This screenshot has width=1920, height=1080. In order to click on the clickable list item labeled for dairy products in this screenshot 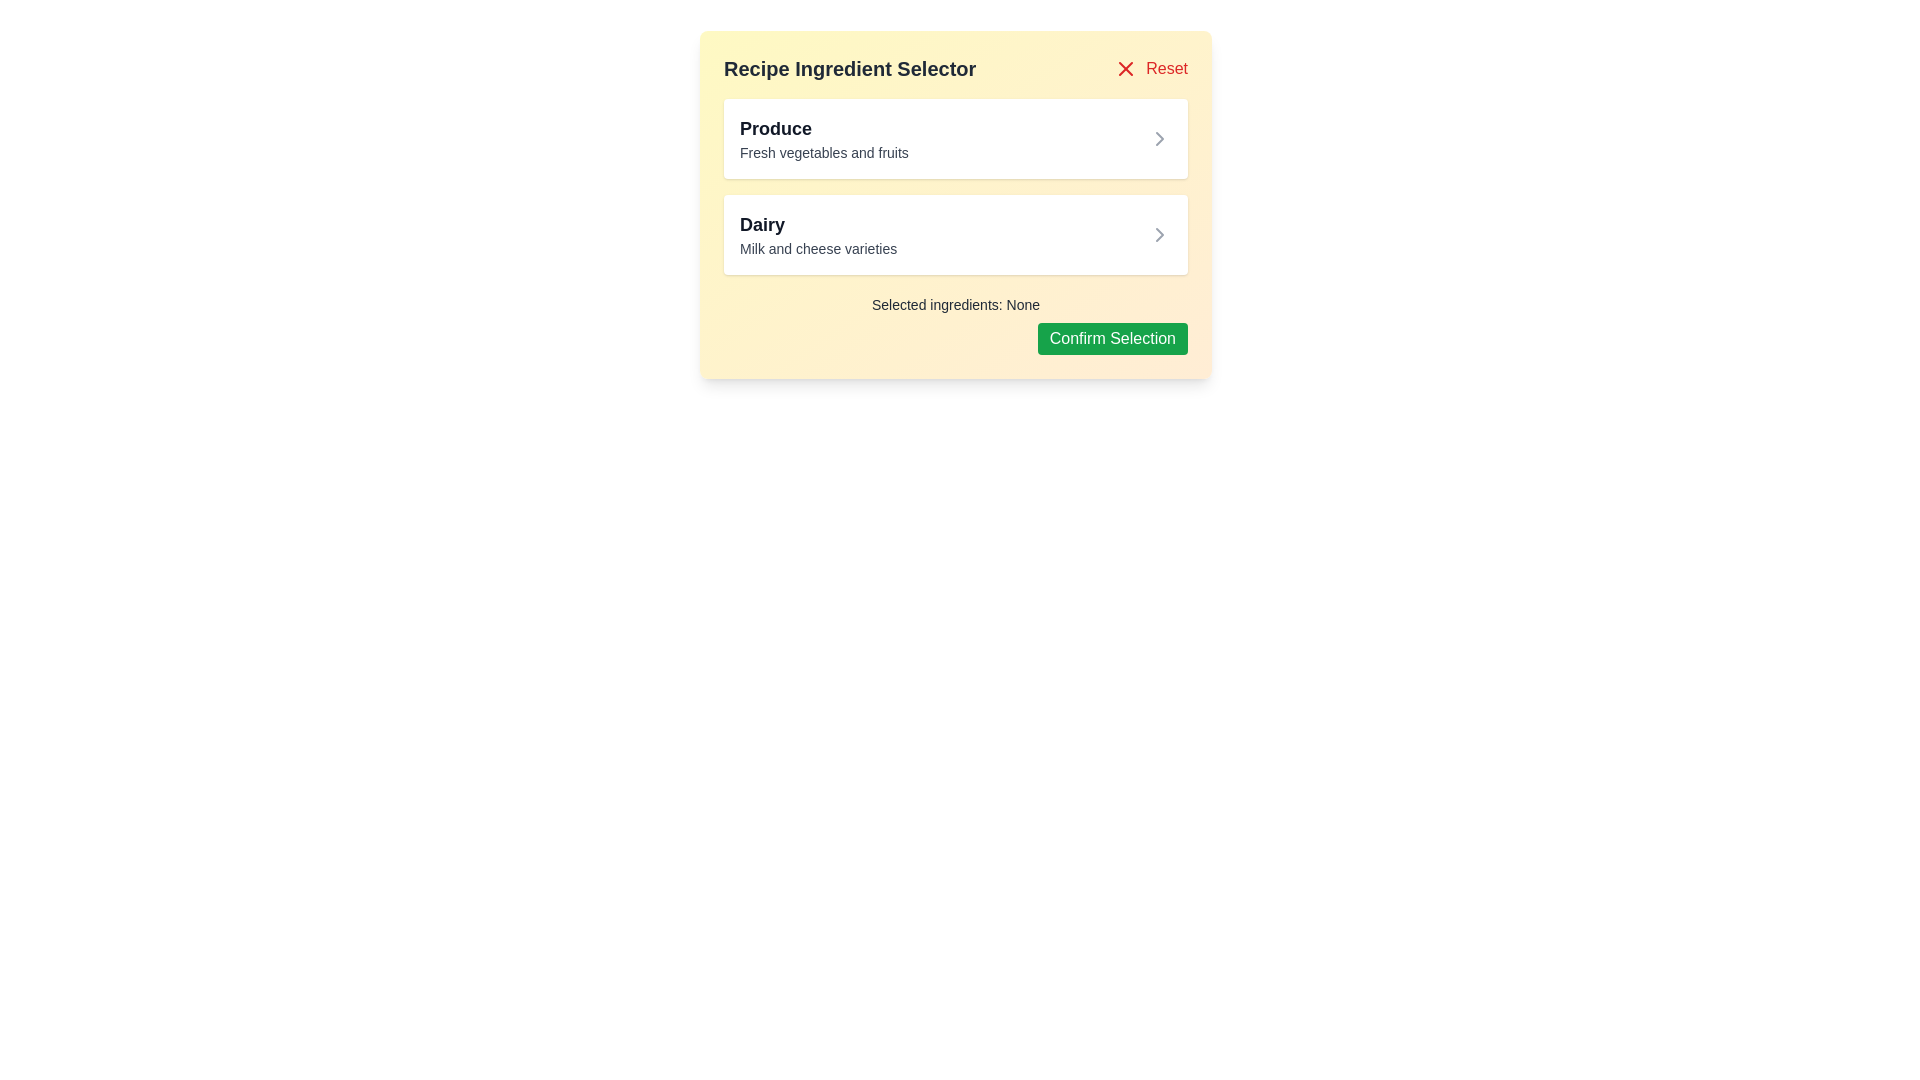, I will do `click(818, 234)`.